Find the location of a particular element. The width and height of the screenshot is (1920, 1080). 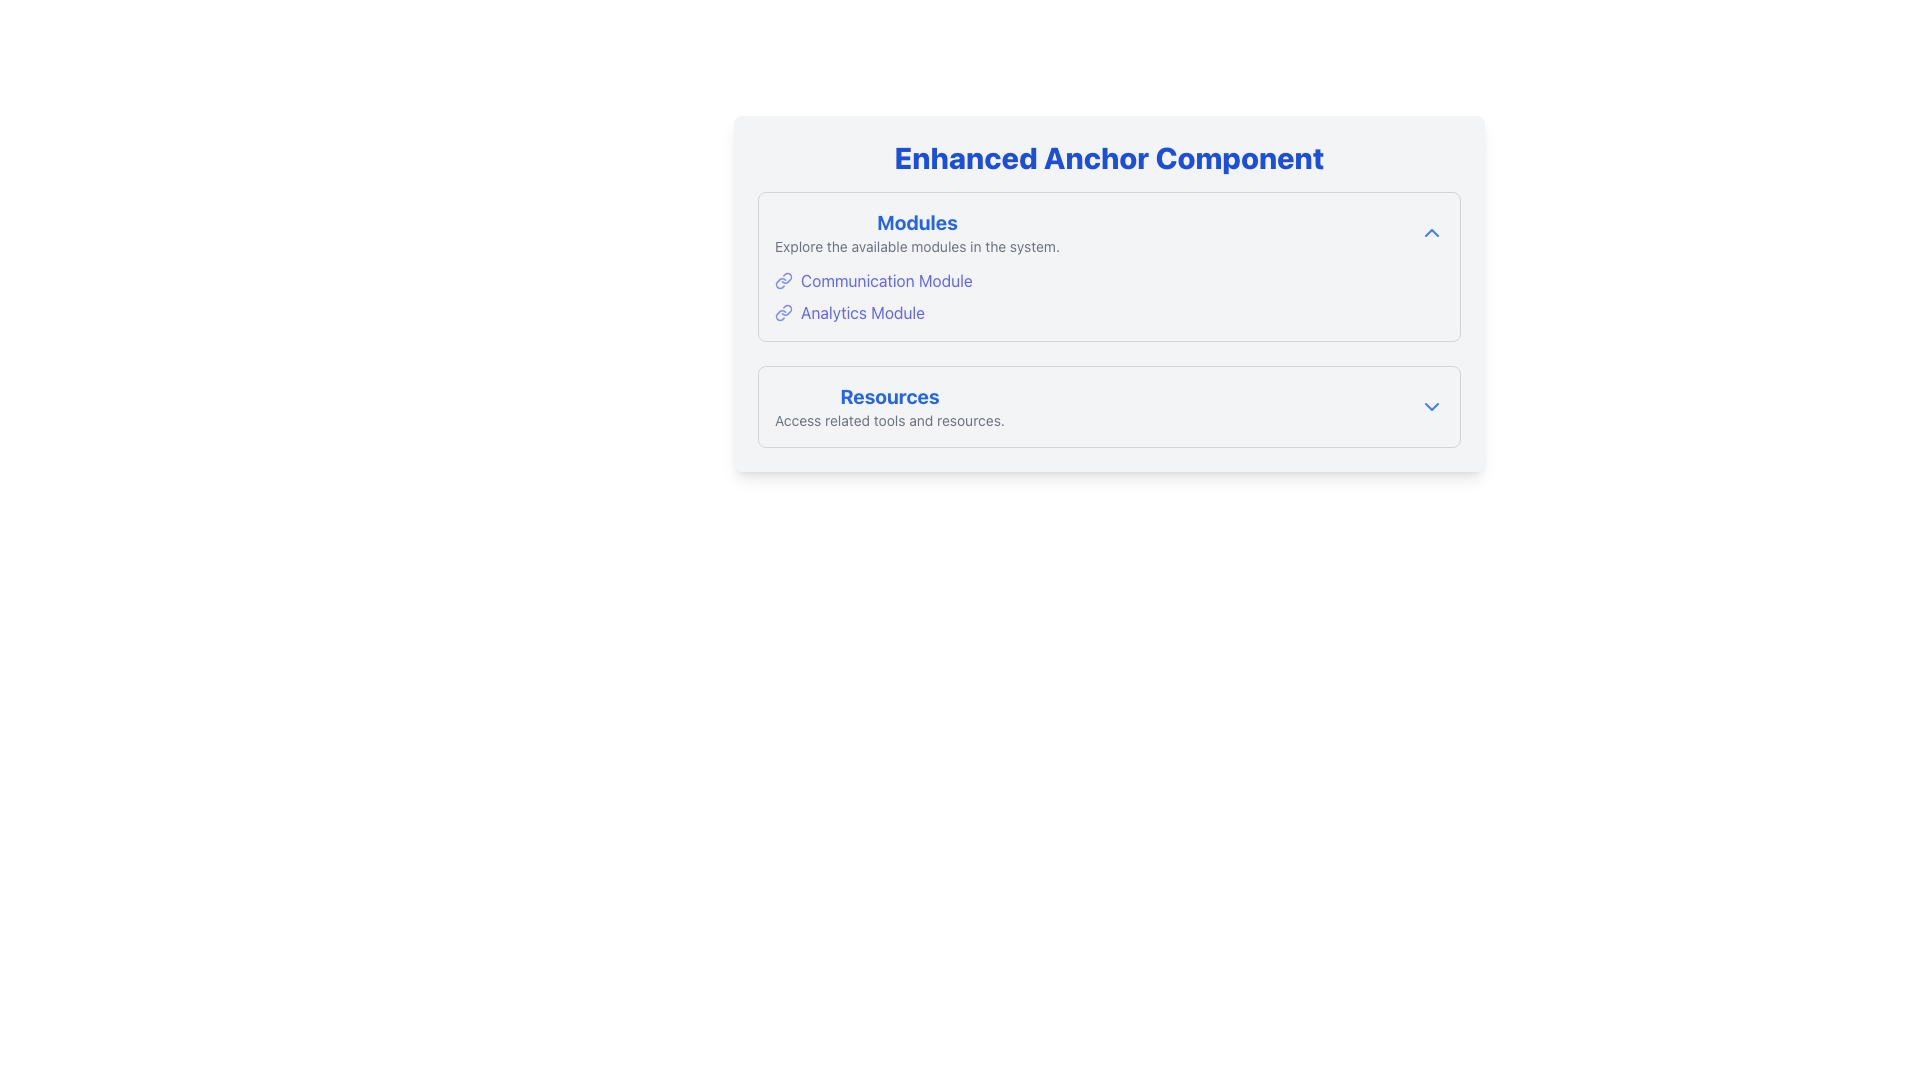

the icon located to the left of the 'Analytics Module' text is located at coordinates (782, 312).